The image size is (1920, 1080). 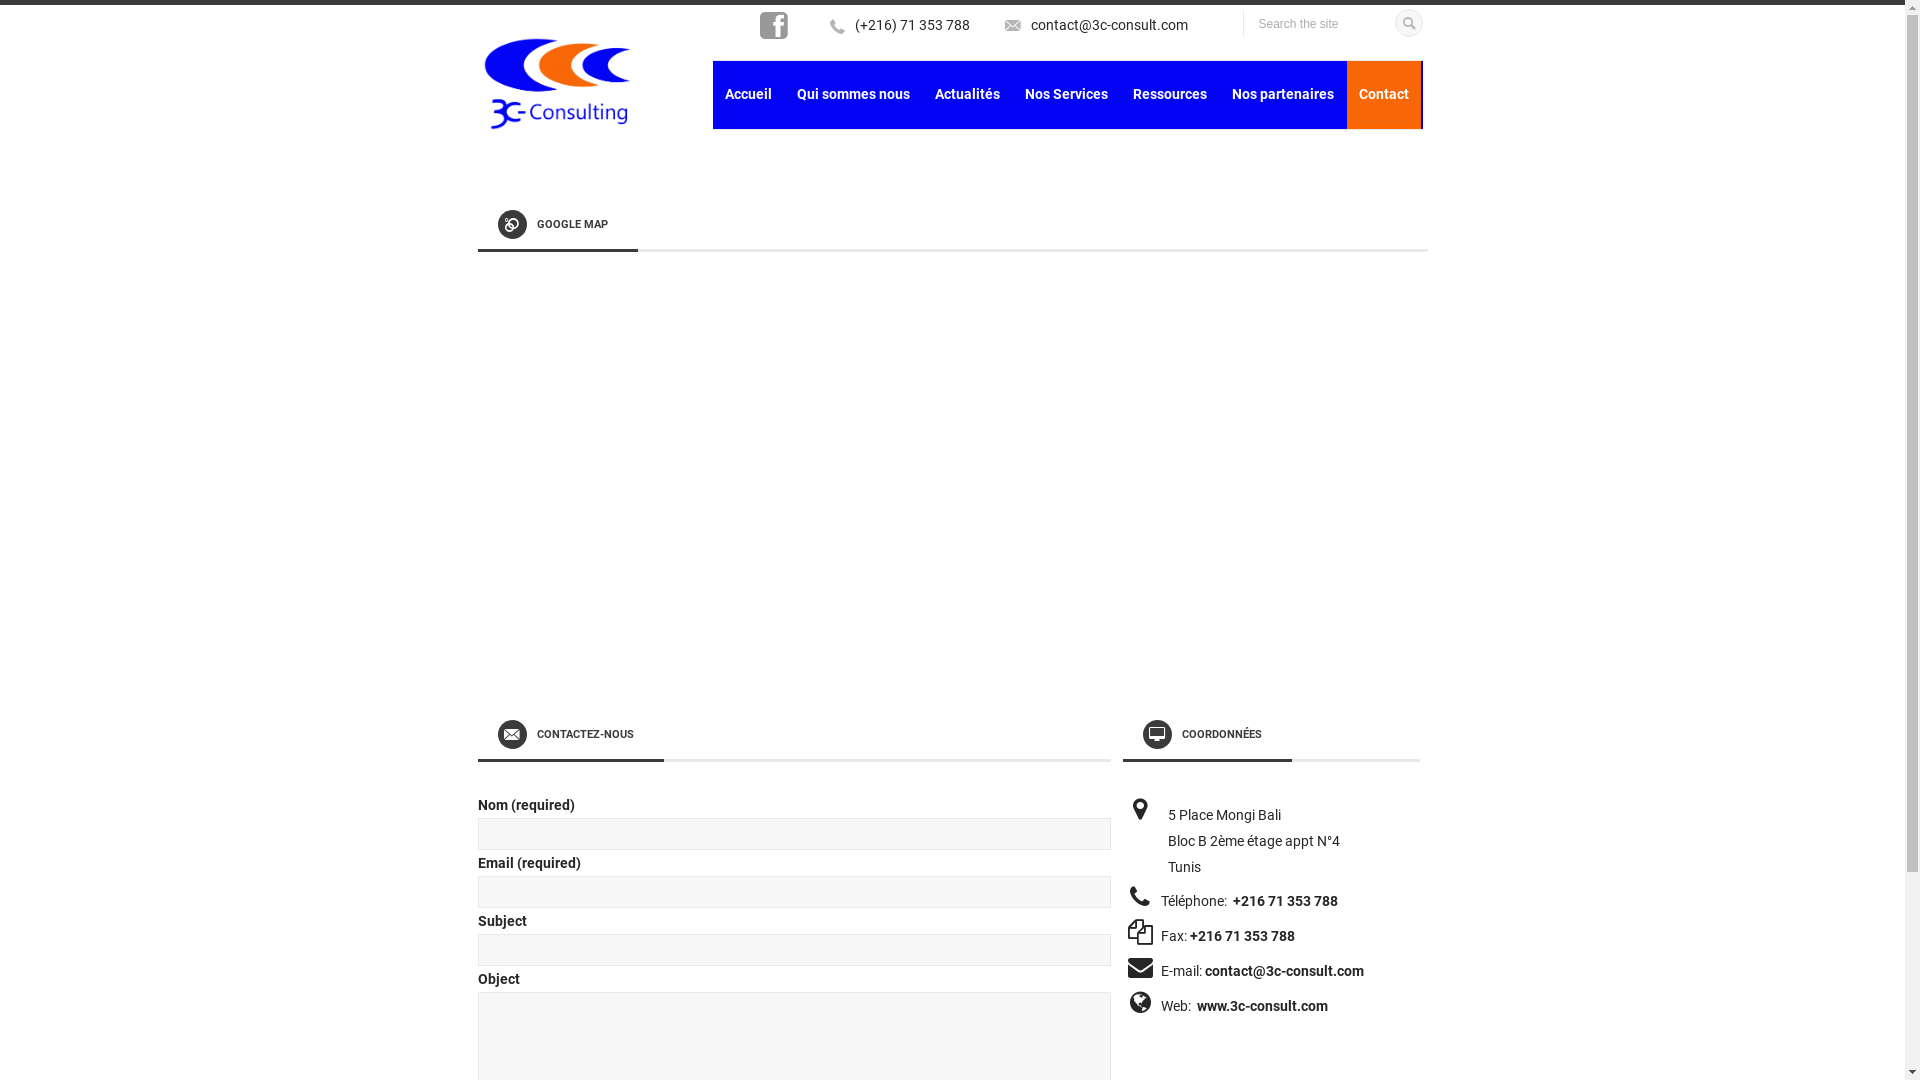 What do you see at coordinates (852, 95) in the screenshot?
I see `'Qui sommes nous'` at bounding box center [852, 95].